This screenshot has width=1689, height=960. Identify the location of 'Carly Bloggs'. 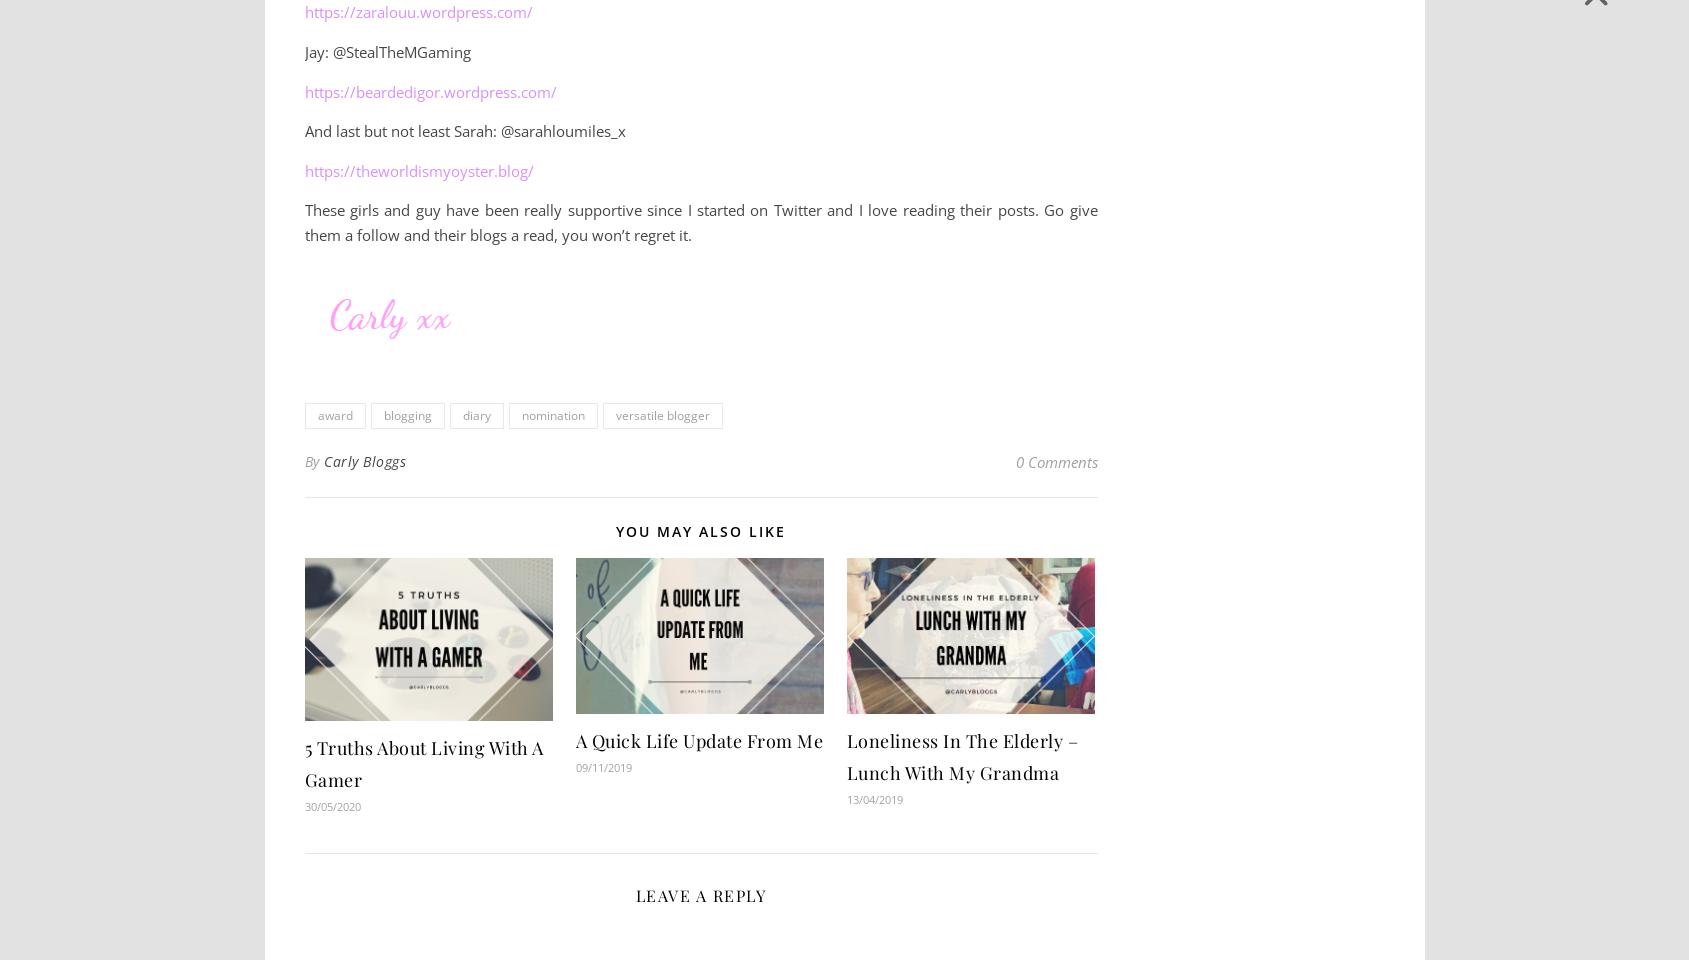
(364, 460).